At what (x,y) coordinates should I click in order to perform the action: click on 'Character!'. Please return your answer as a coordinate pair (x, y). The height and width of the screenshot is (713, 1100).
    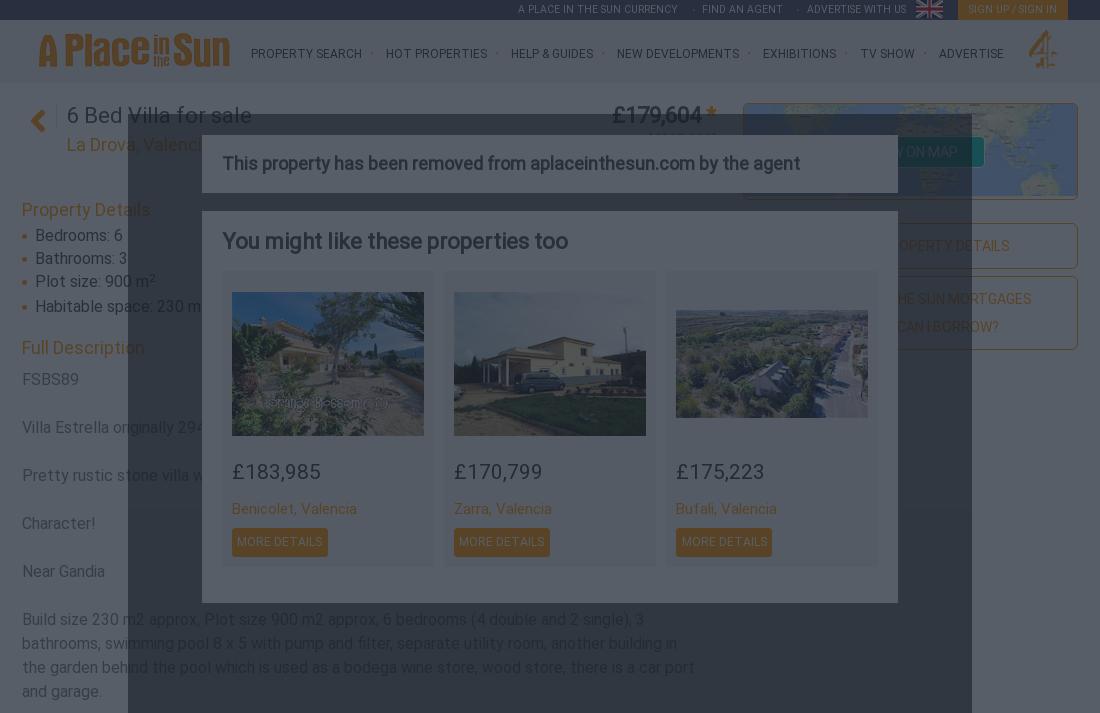
    Looking at the image, I should click on (57, 522).